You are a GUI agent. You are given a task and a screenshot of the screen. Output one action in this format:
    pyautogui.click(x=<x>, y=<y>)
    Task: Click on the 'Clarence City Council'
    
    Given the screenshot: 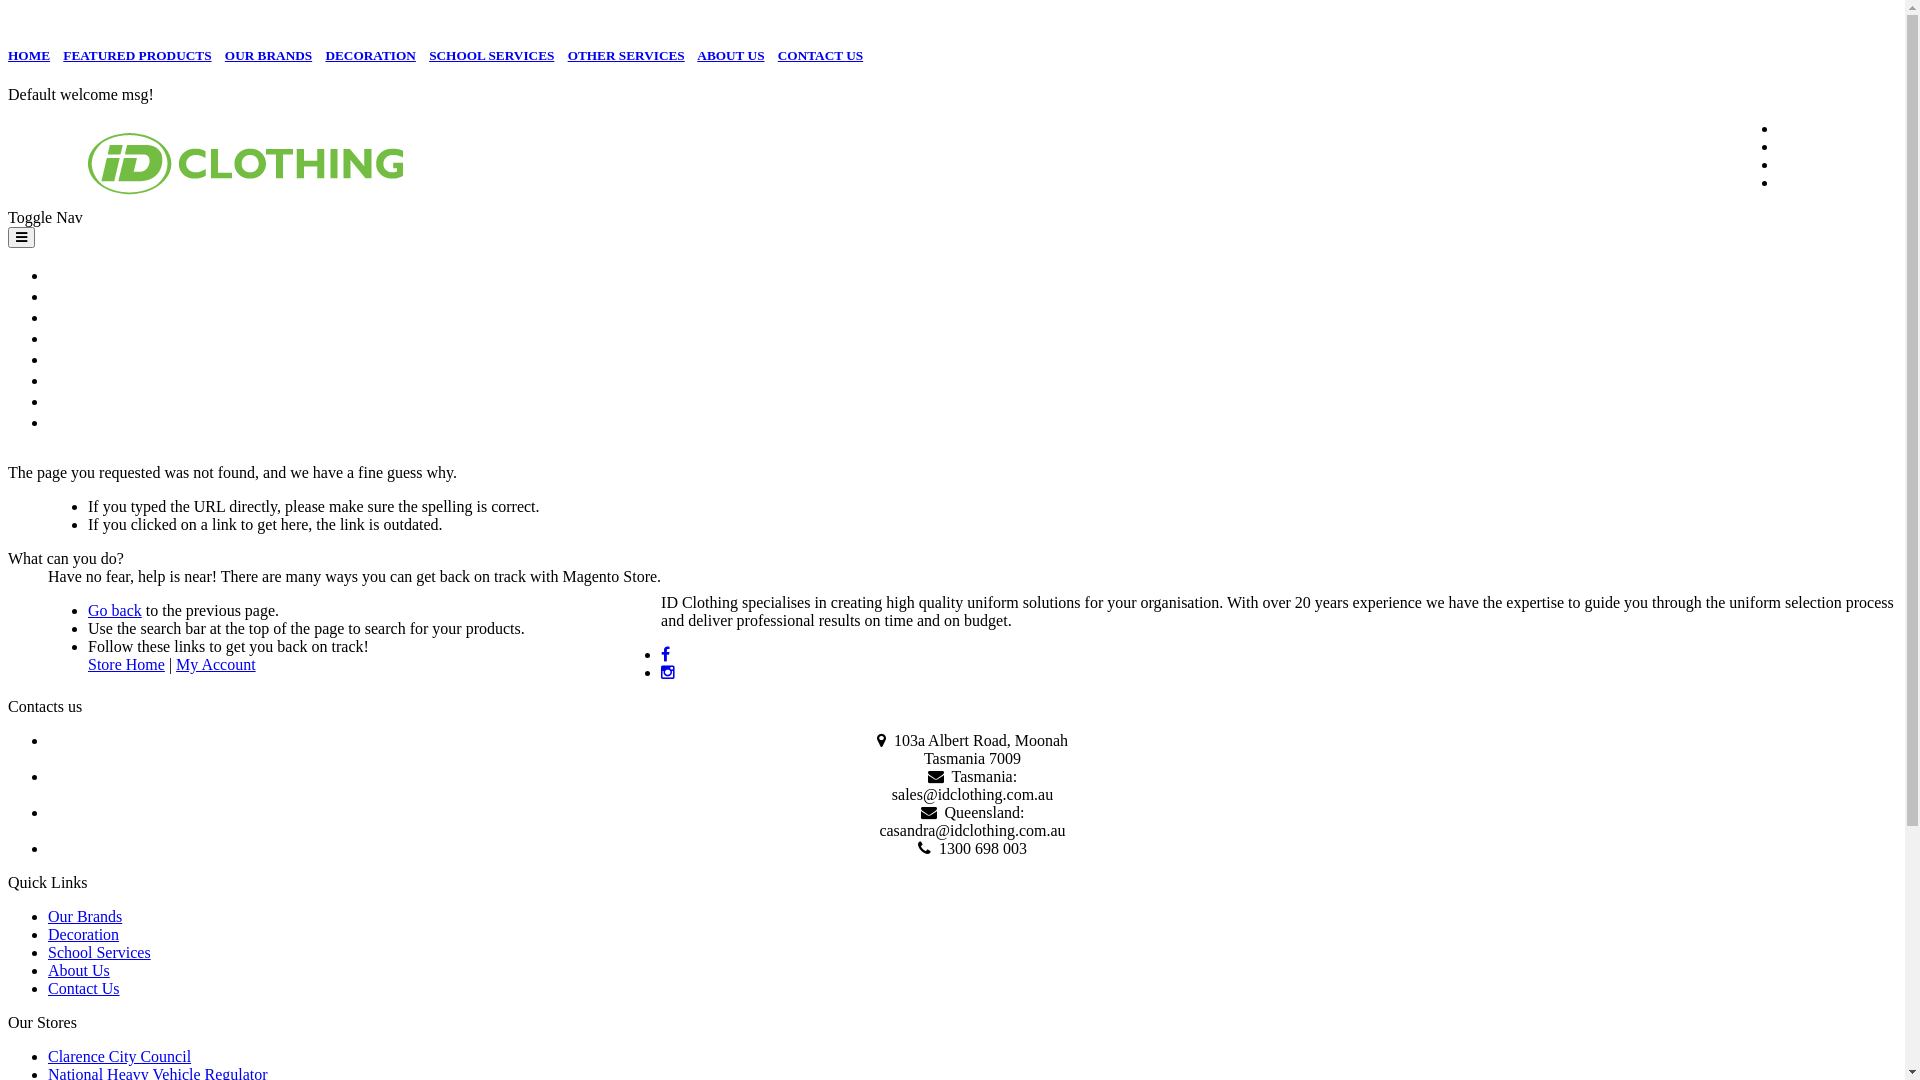 What is the action you would take?
    pyautogui.click(x=118, y=1055)
    